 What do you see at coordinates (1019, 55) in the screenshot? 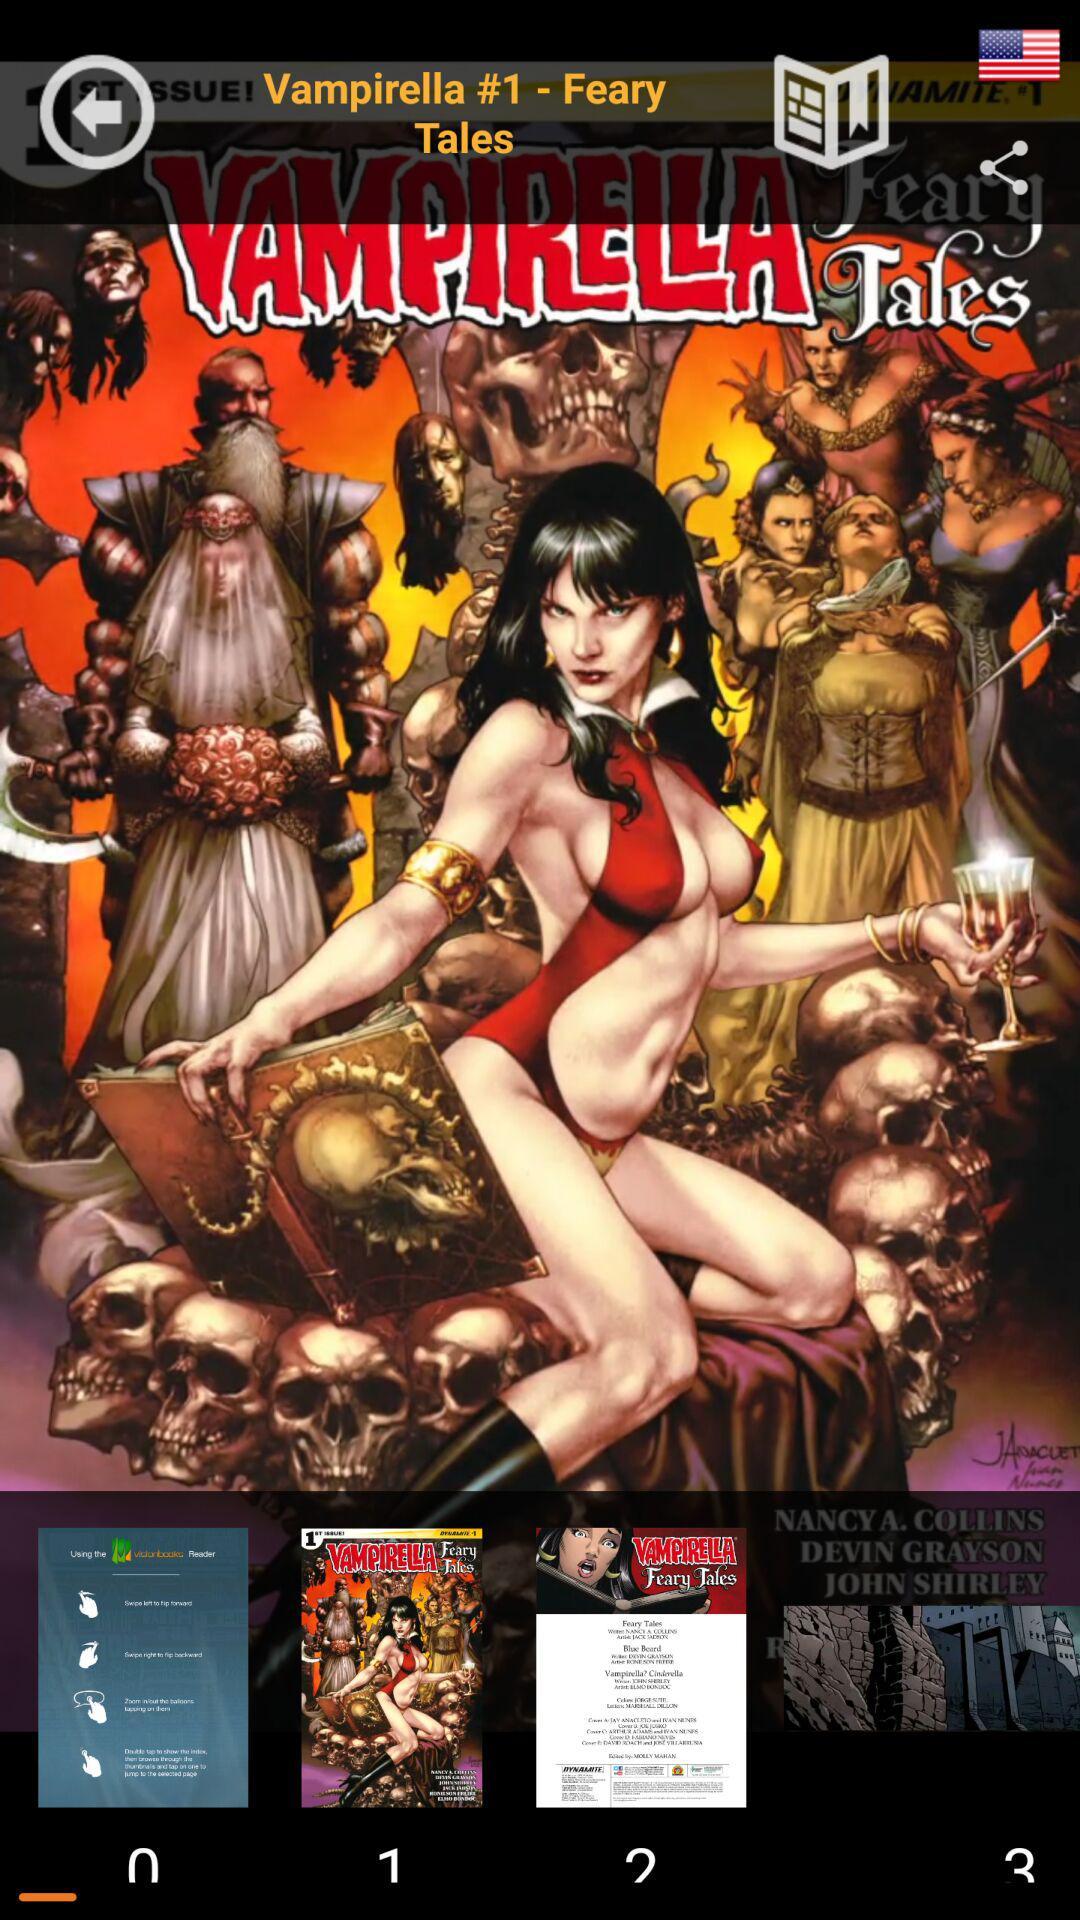
I see `change to usa` at bounding box center [1019, 55].